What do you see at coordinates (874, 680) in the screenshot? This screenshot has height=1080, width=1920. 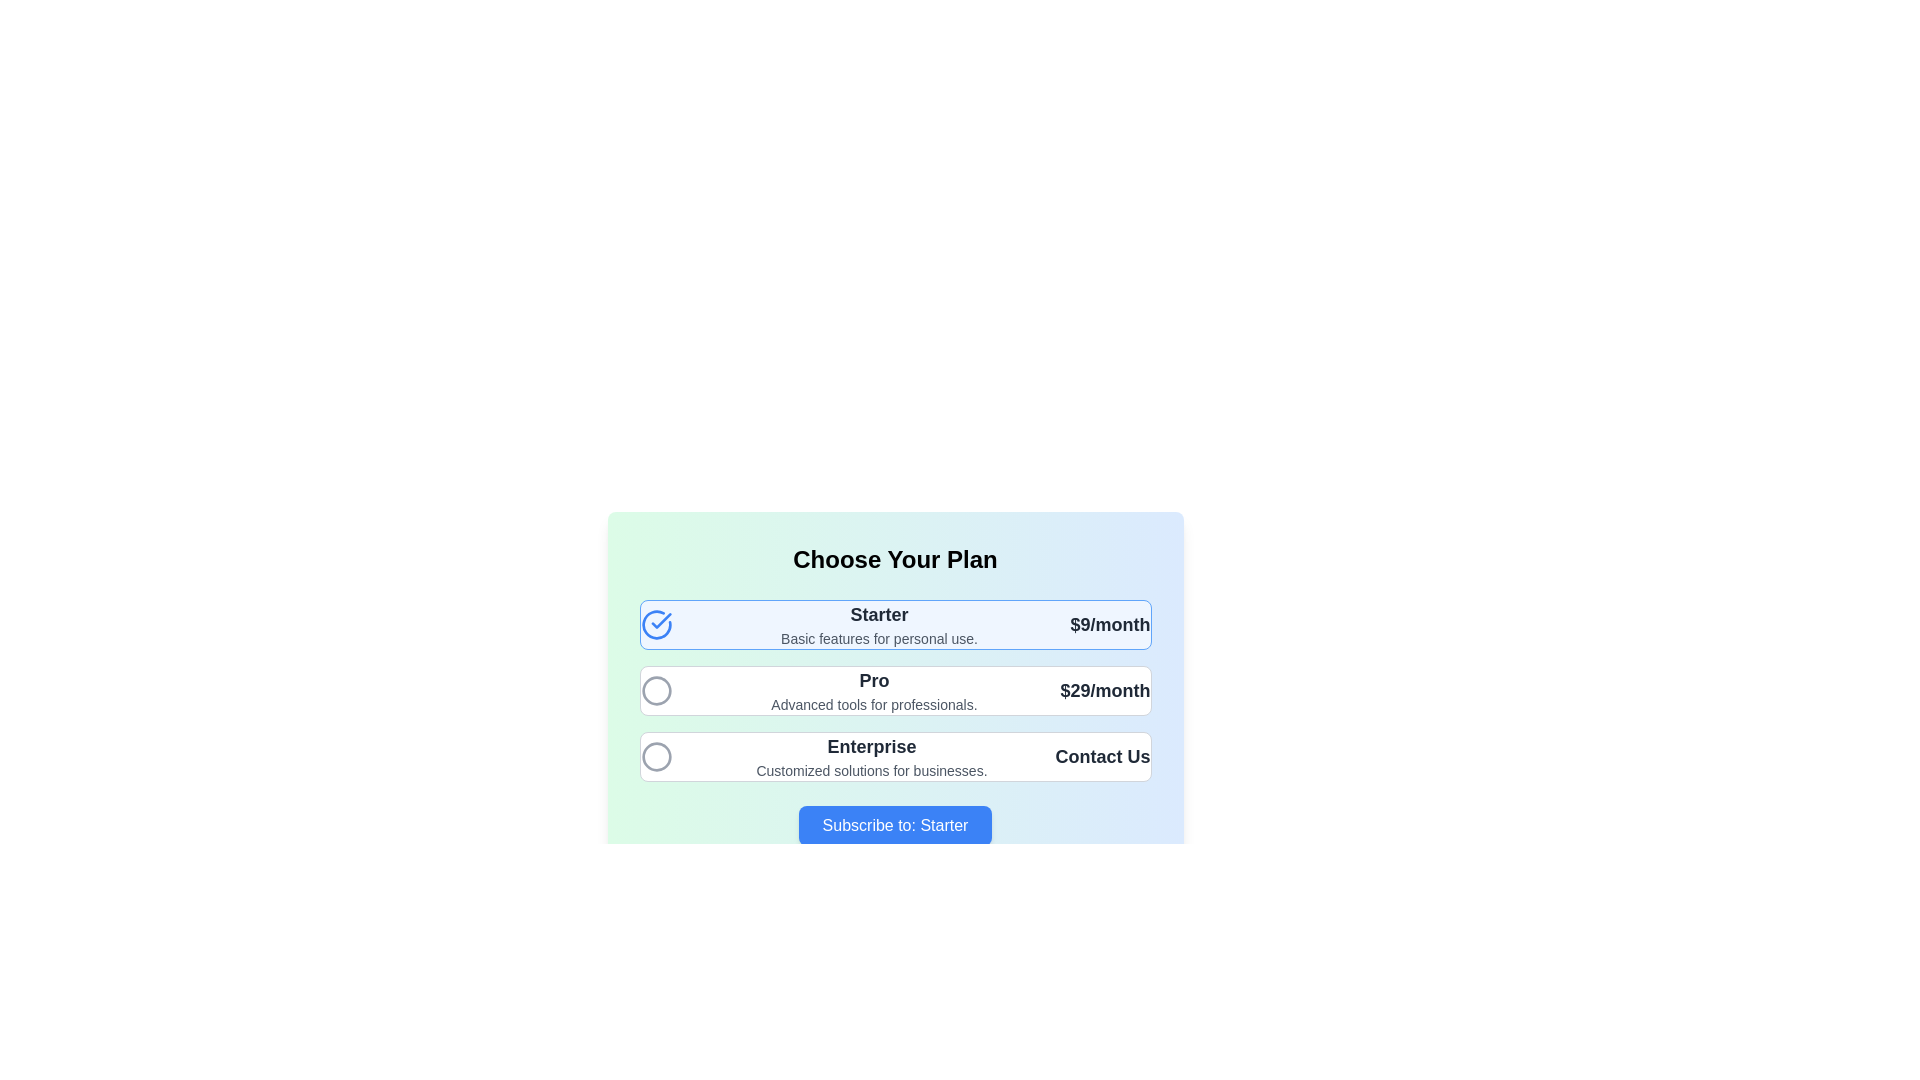 I see `the static text label that reads 'Pro', styled in bold and slightly larger font, positioned centrally among subscription plans in the selection interface` at bounding box center [874, 680].